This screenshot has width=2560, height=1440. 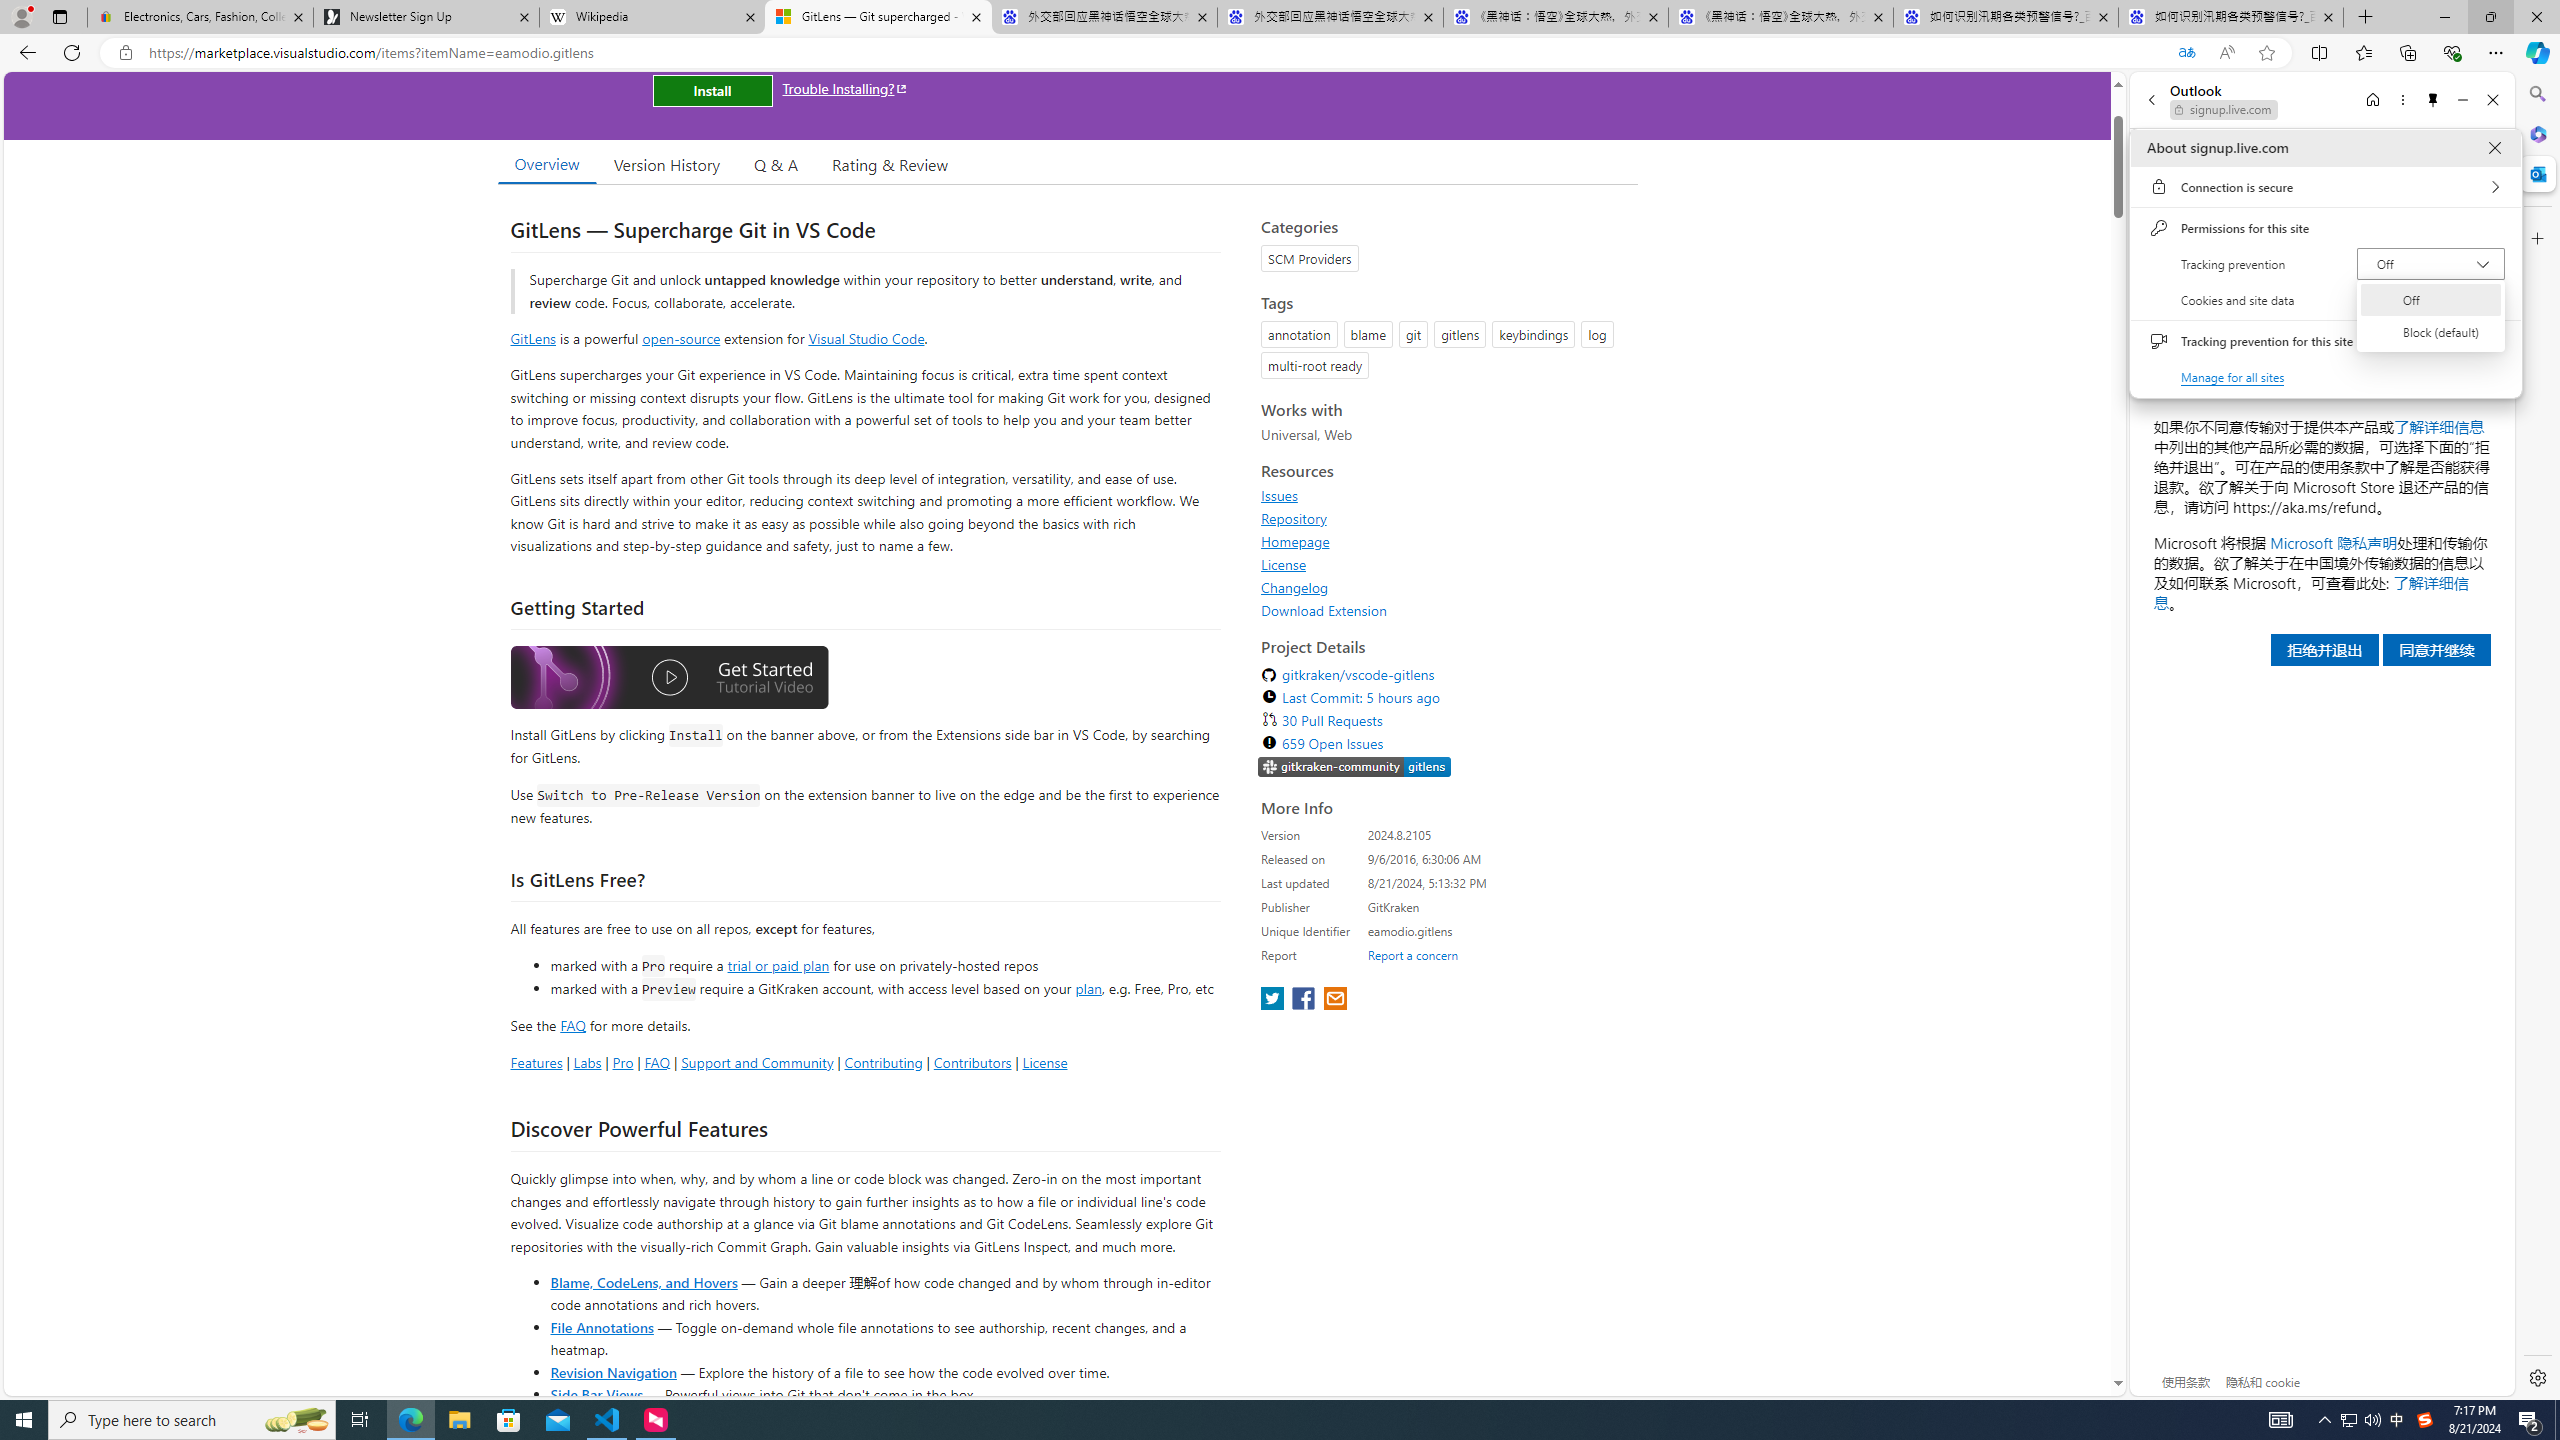 I want to click on 'Cookies and site data', so click(x=2324, y=299).